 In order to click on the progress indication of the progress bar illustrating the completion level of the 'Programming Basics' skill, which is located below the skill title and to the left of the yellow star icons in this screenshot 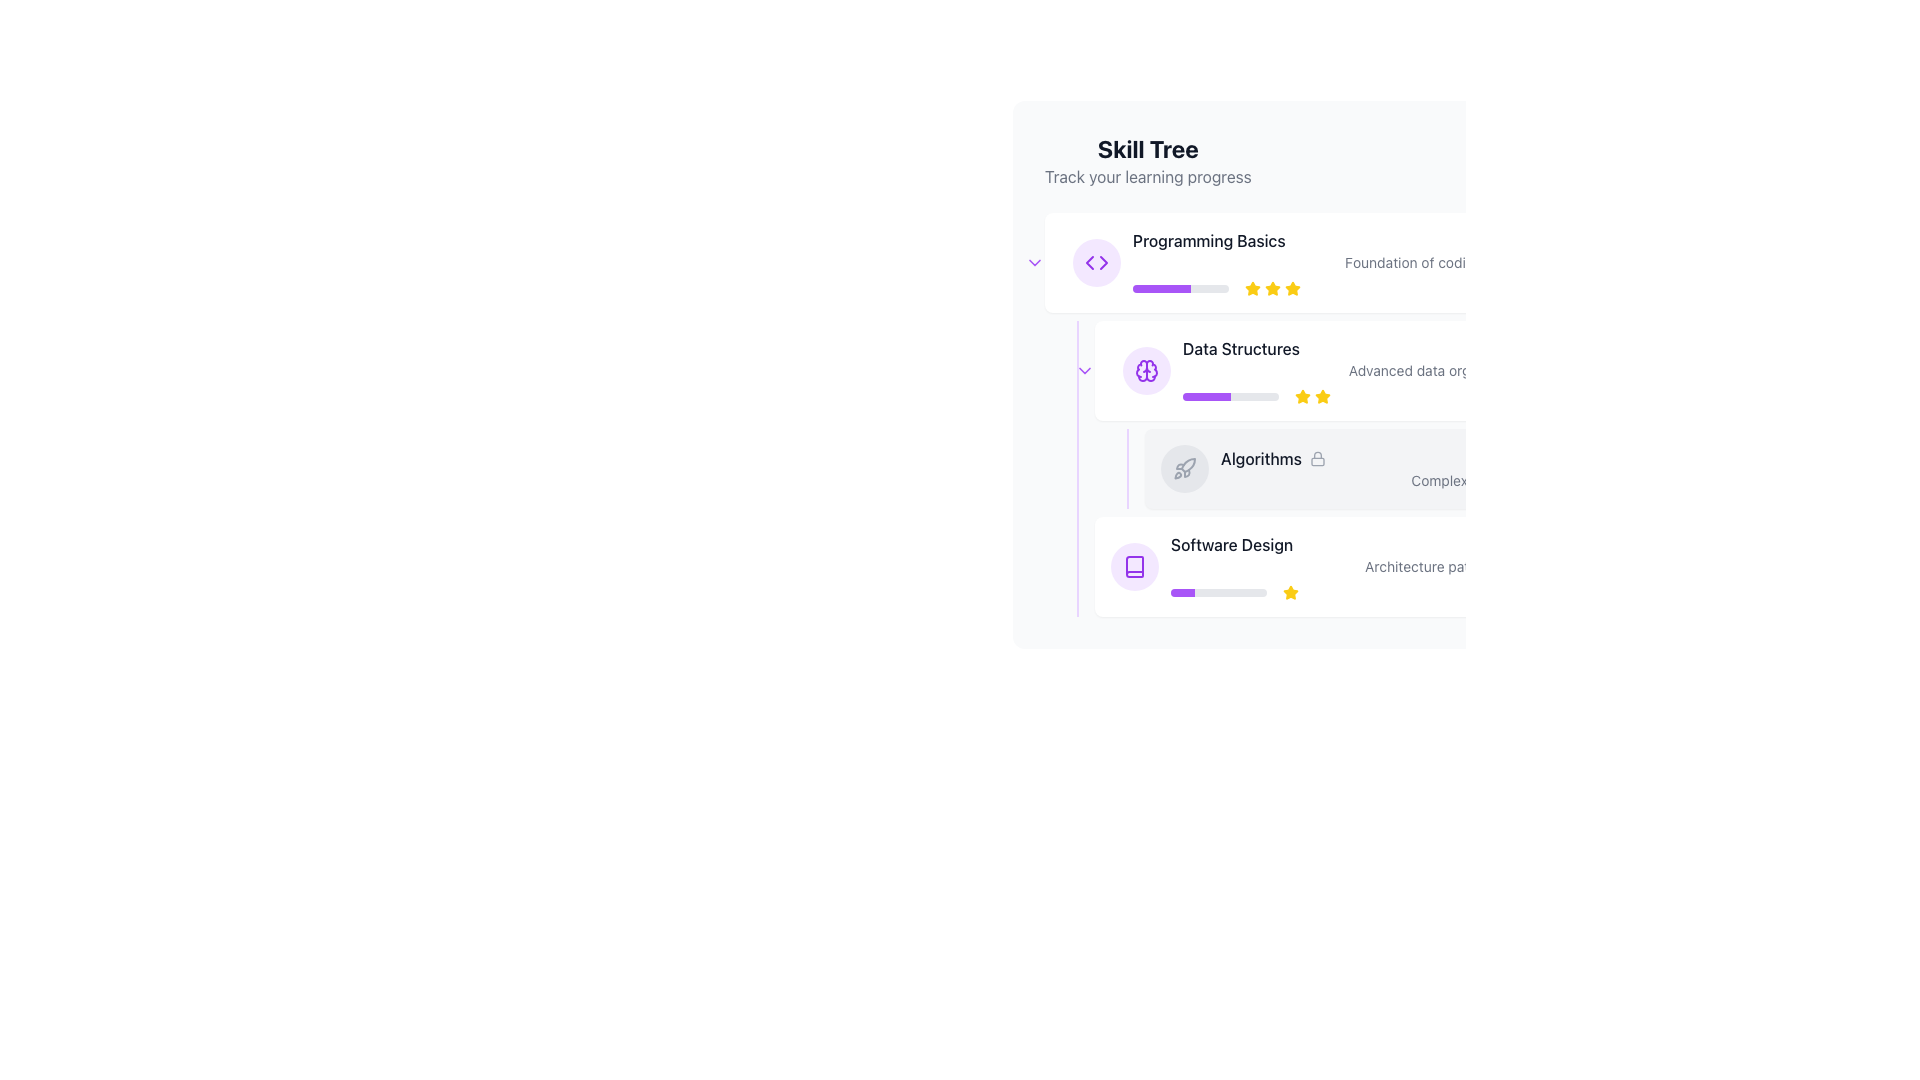, I will do `click(1180, 289)`.